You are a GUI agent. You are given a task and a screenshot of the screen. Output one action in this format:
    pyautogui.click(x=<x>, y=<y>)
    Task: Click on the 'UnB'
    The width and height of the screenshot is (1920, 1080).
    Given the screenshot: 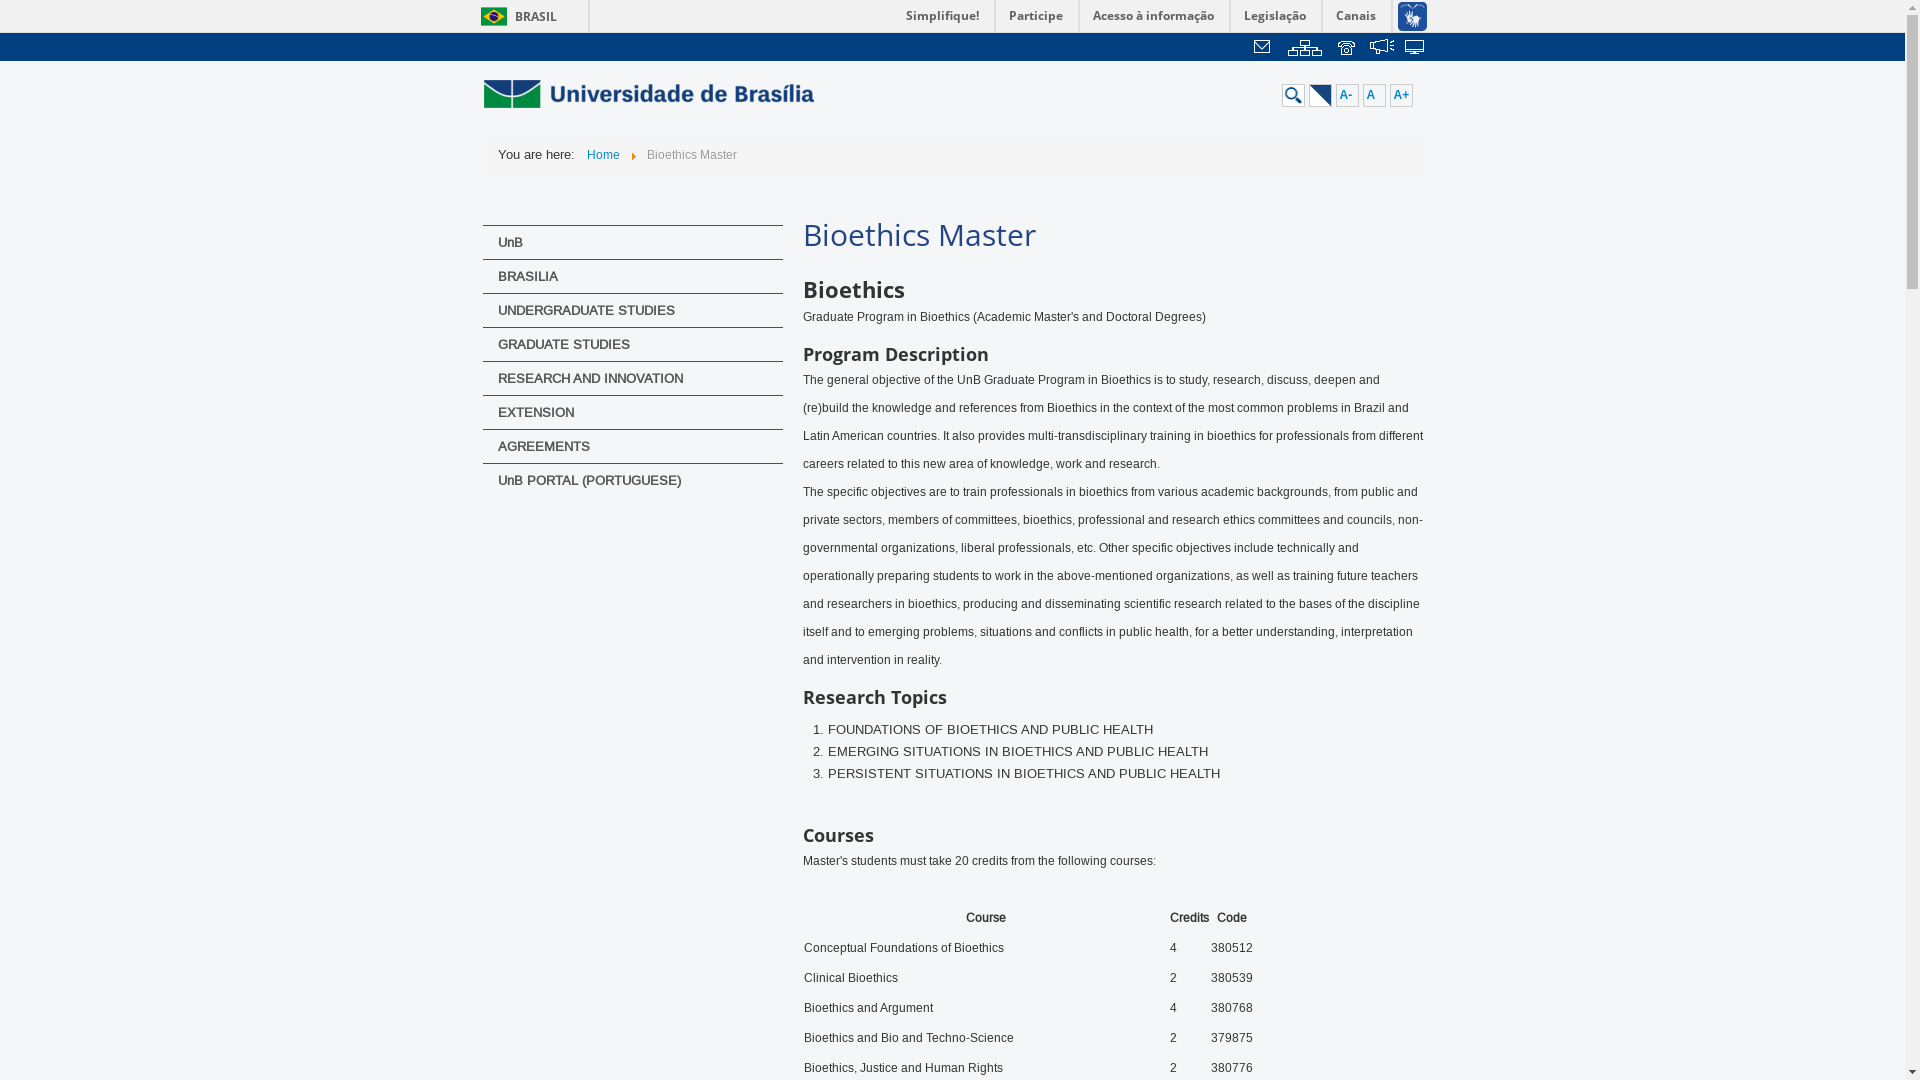 What is the action you would take?
    pyautogui.click(x=631, y=241)
    